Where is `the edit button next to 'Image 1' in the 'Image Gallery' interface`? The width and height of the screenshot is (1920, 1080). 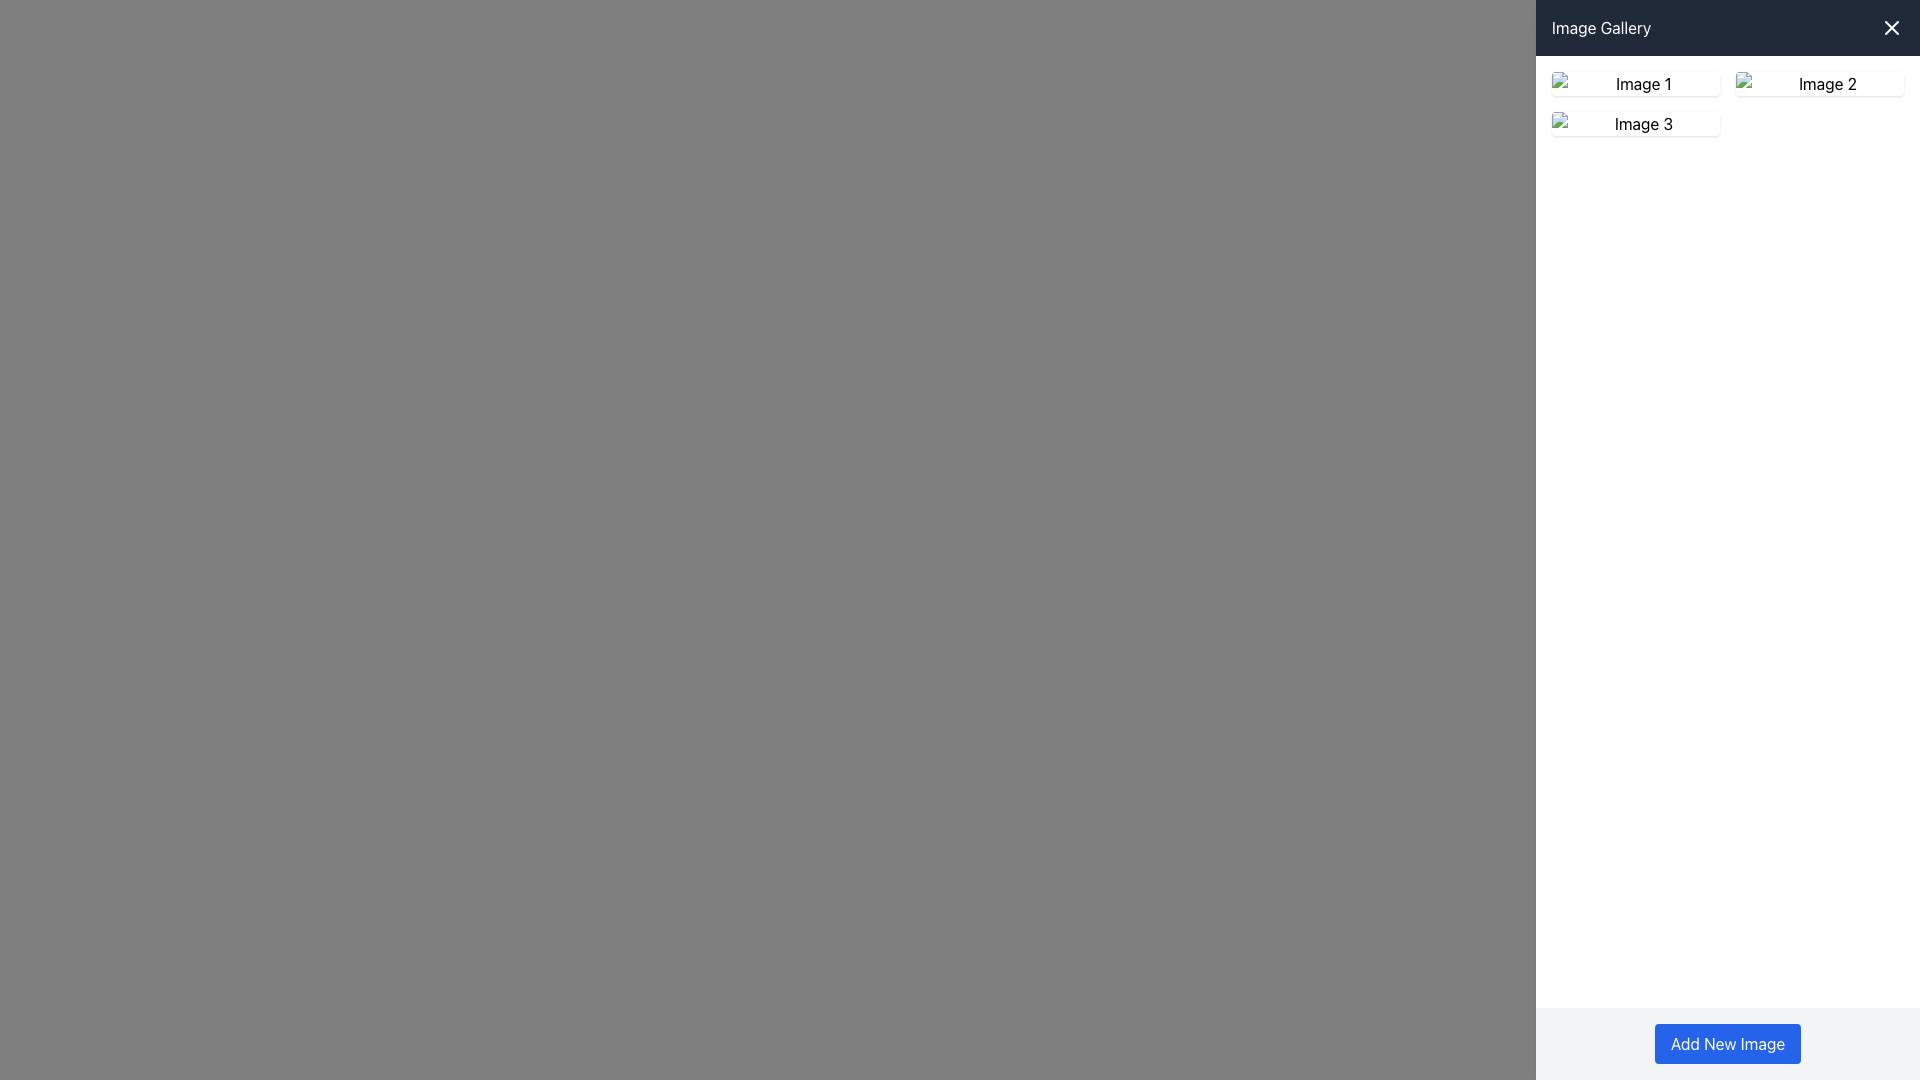 the edit button next to 'Image 1' in the 'Image Gallery' interface is located at coordinates (1636, 83).